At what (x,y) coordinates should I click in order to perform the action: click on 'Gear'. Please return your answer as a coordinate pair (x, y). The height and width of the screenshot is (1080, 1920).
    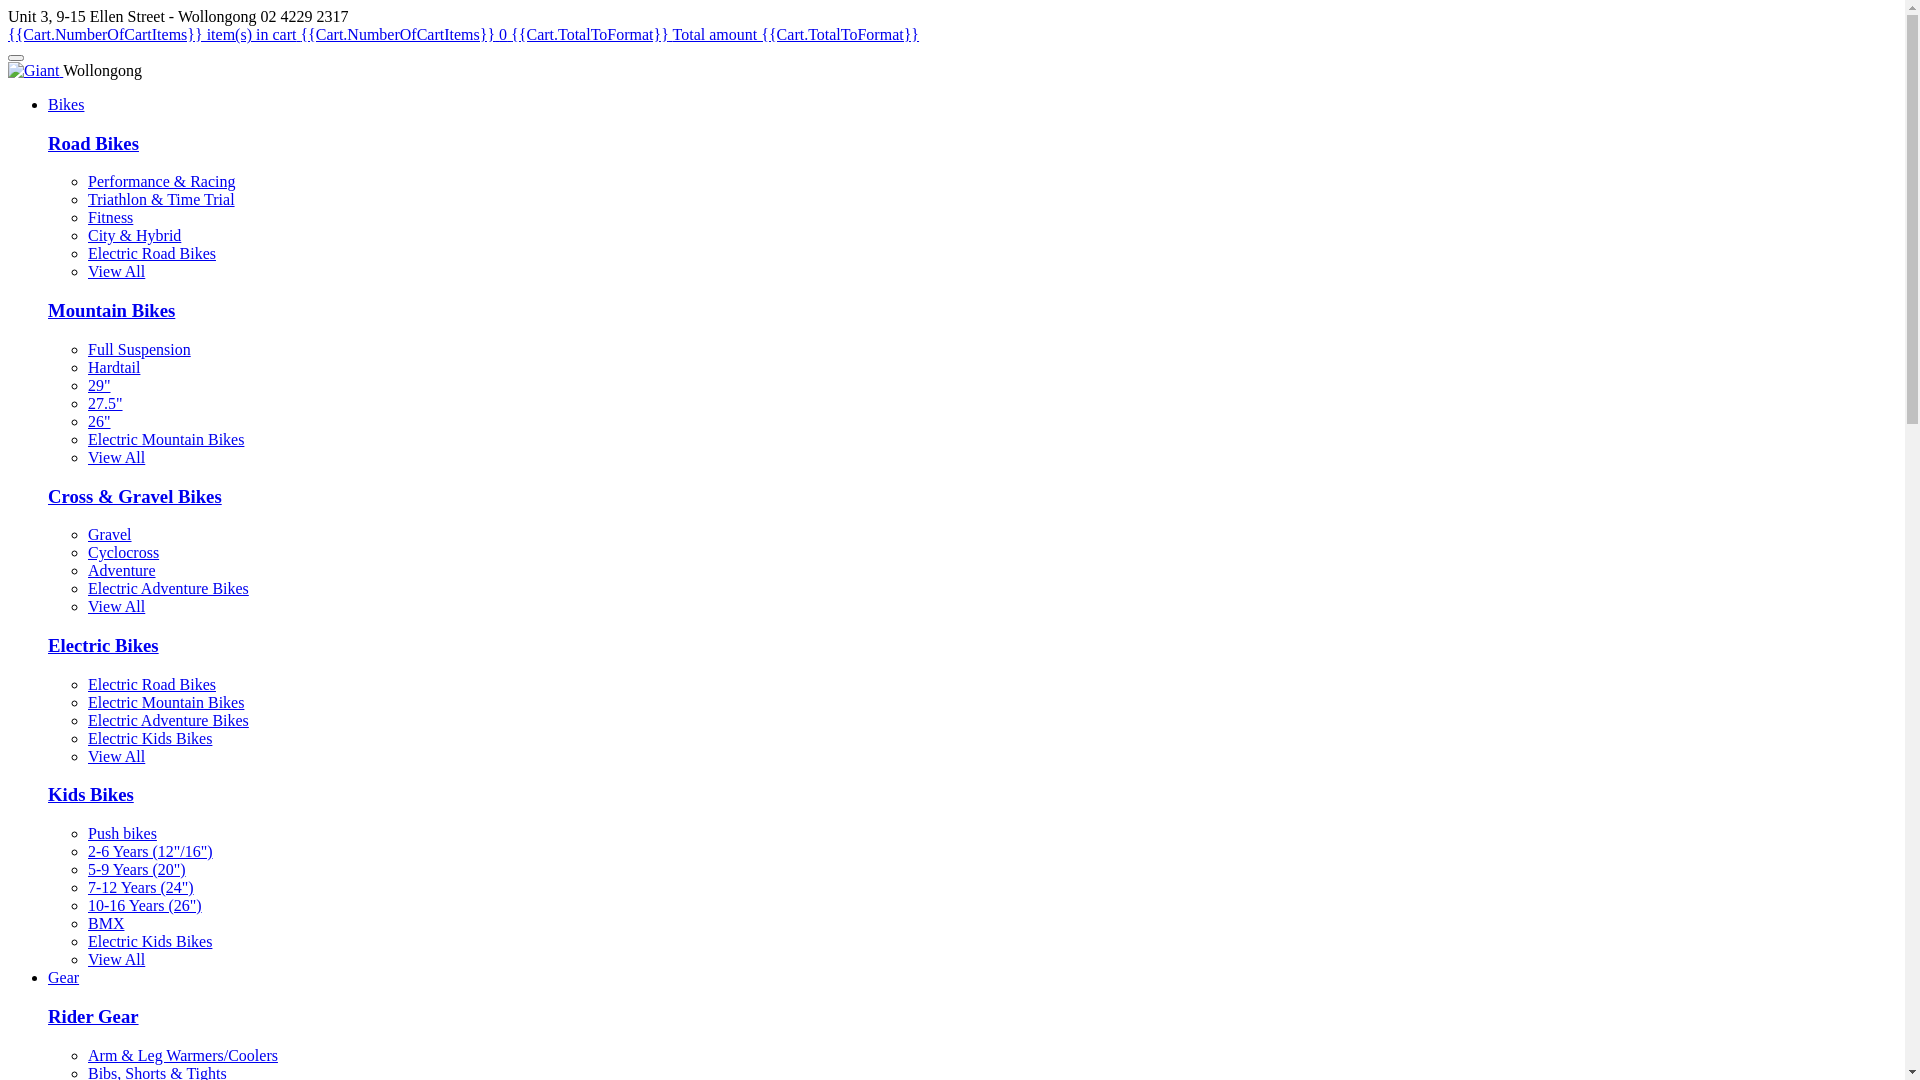
    Looking at the image, I should click on (63, 976).